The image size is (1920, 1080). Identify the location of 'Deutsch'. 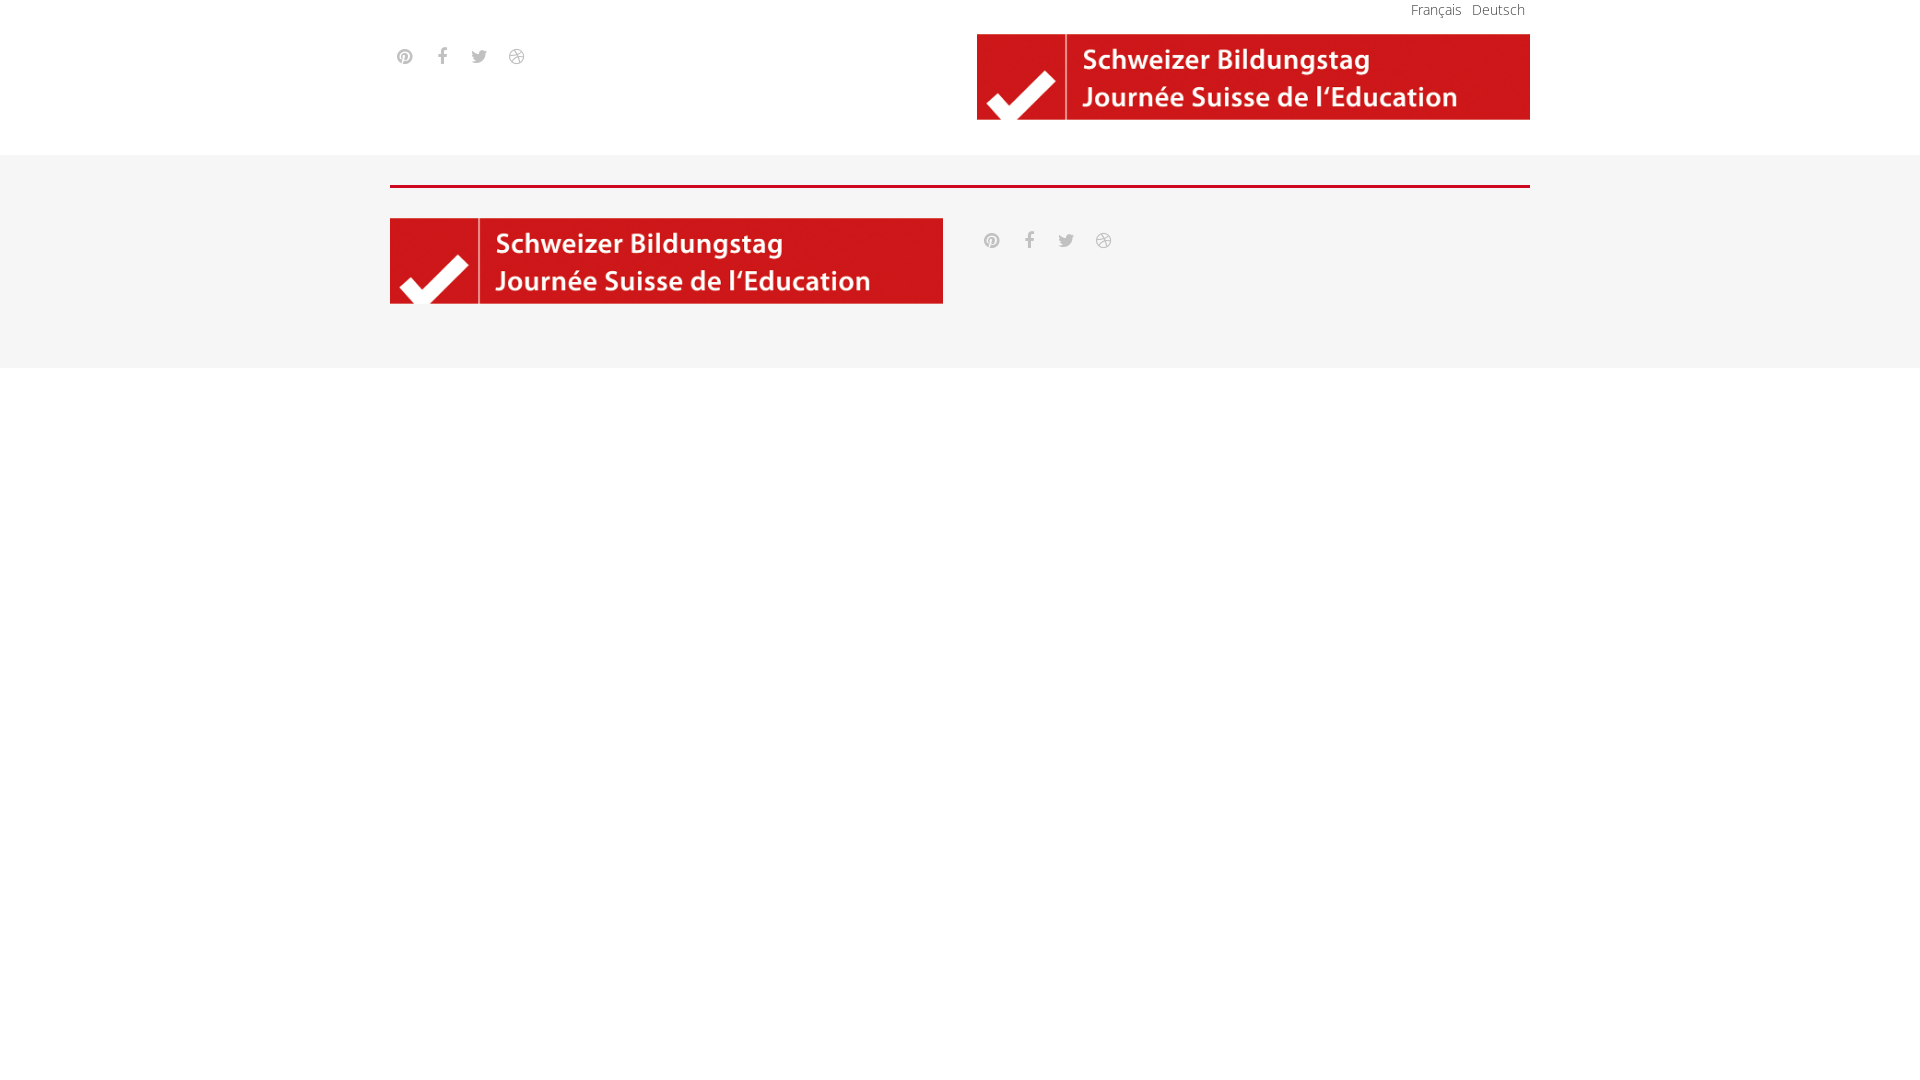
(1498, 9).